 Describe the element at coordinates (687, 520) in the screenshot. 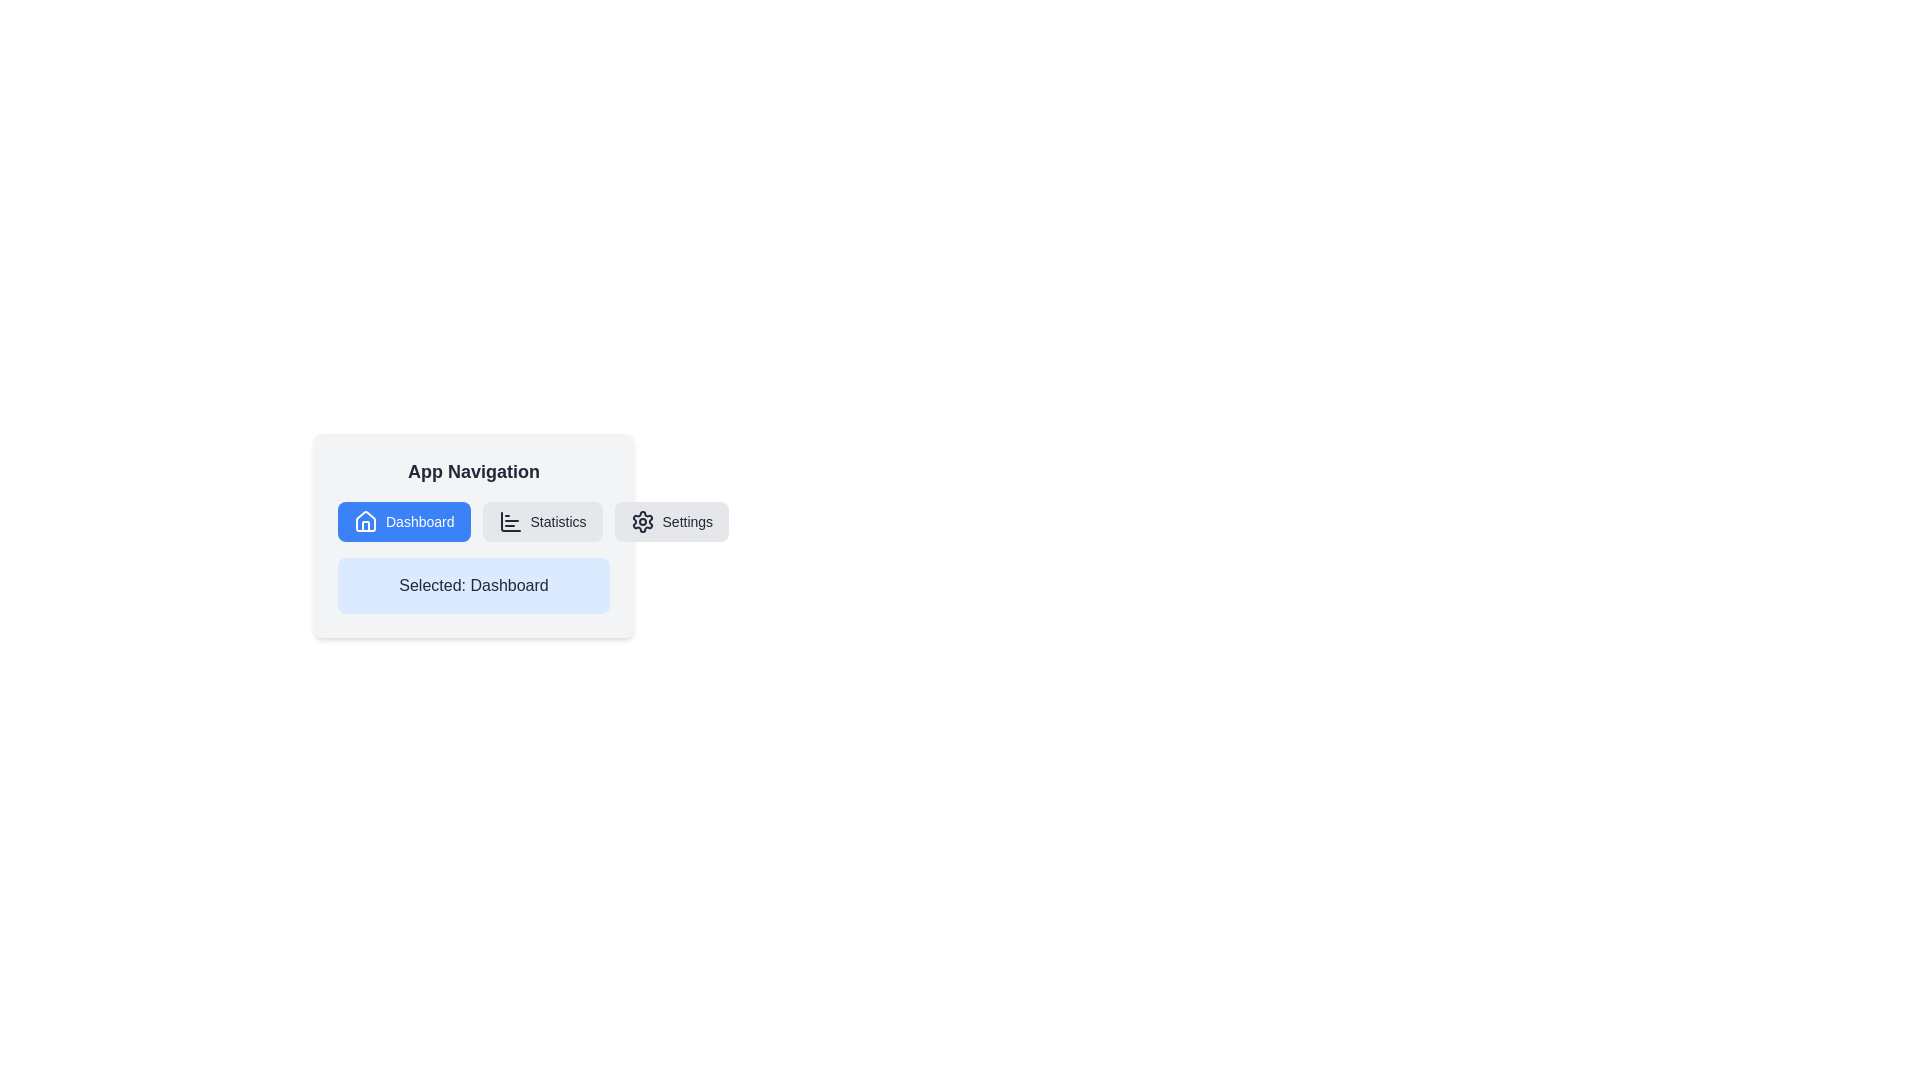

I see `the text label 'Settings', which is styled in a standard font and positioned next to a gear icon in the navigation menu` at that location.